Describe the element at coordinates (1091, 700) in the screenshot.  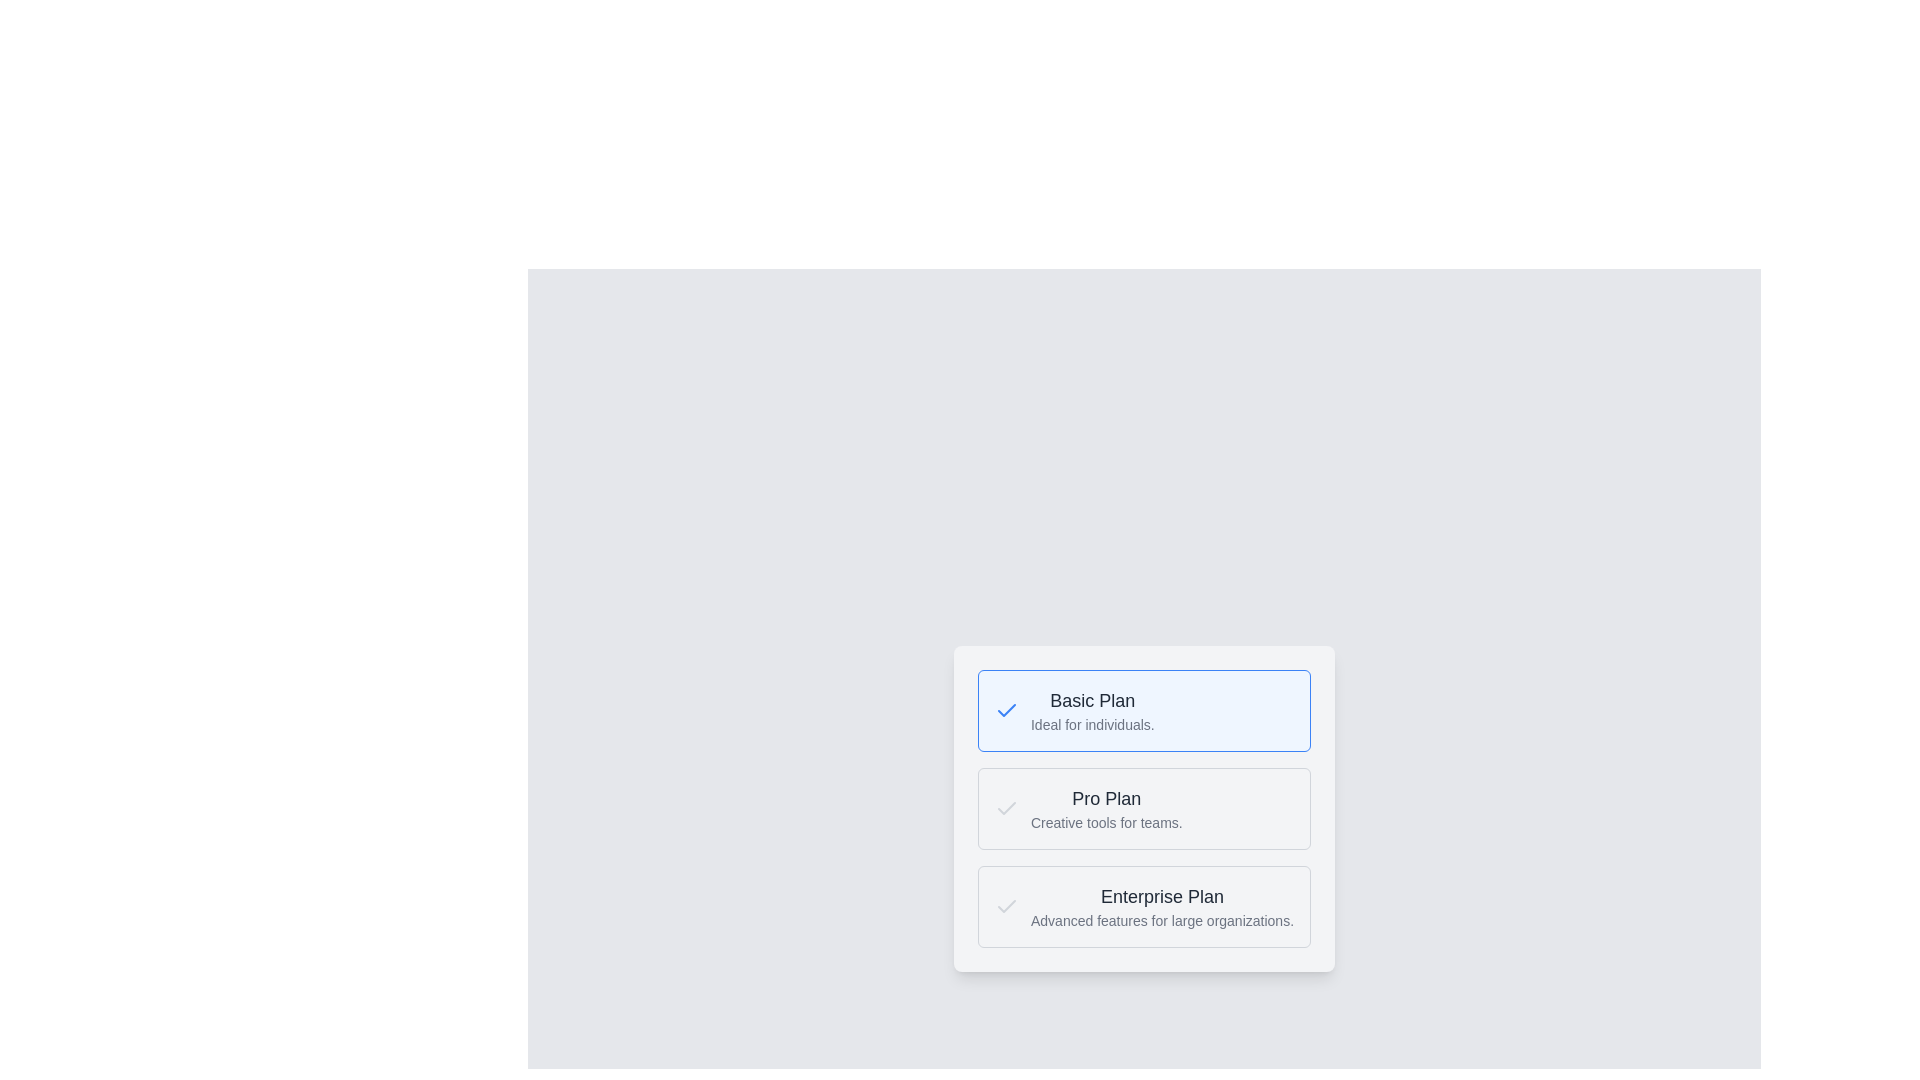
I see `text label displaying 'Basic Plan', which is styled in a larger, bold font and is dark gray in color, positioned at the top-left of the subscription plan card` at that location.